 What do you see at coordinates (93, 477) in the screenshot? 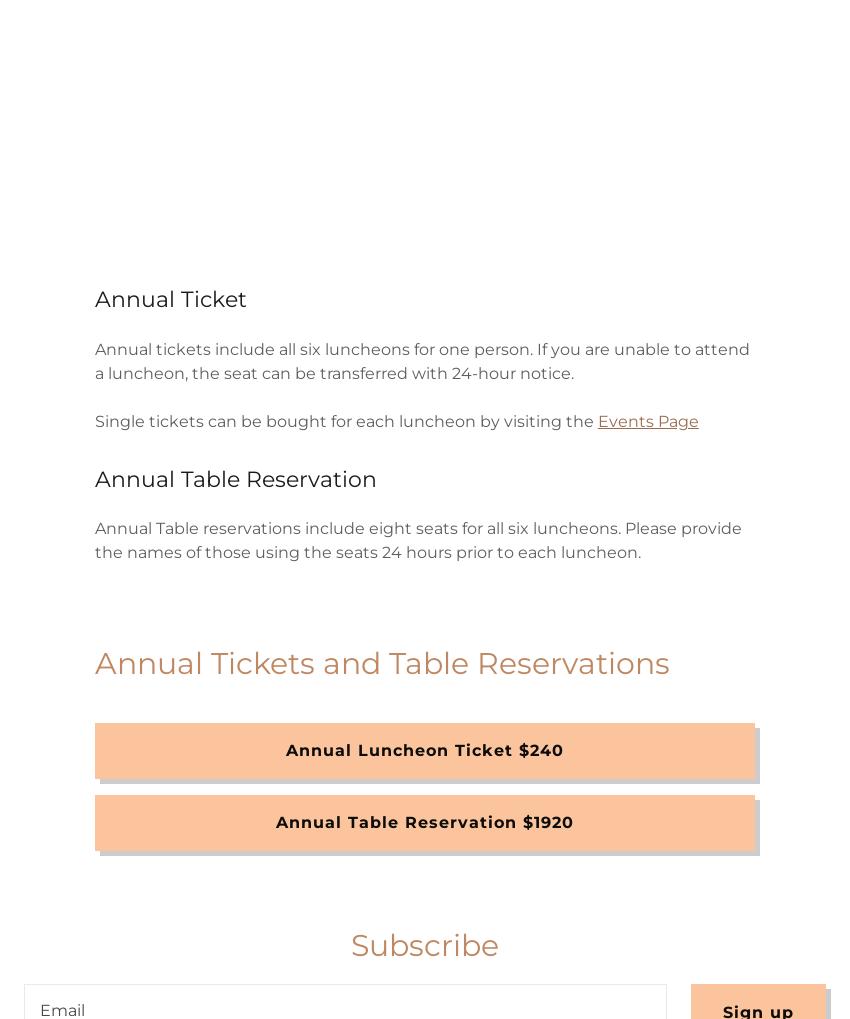
I see `'Annual Table Reservation'` at bounding box center [93, 477].